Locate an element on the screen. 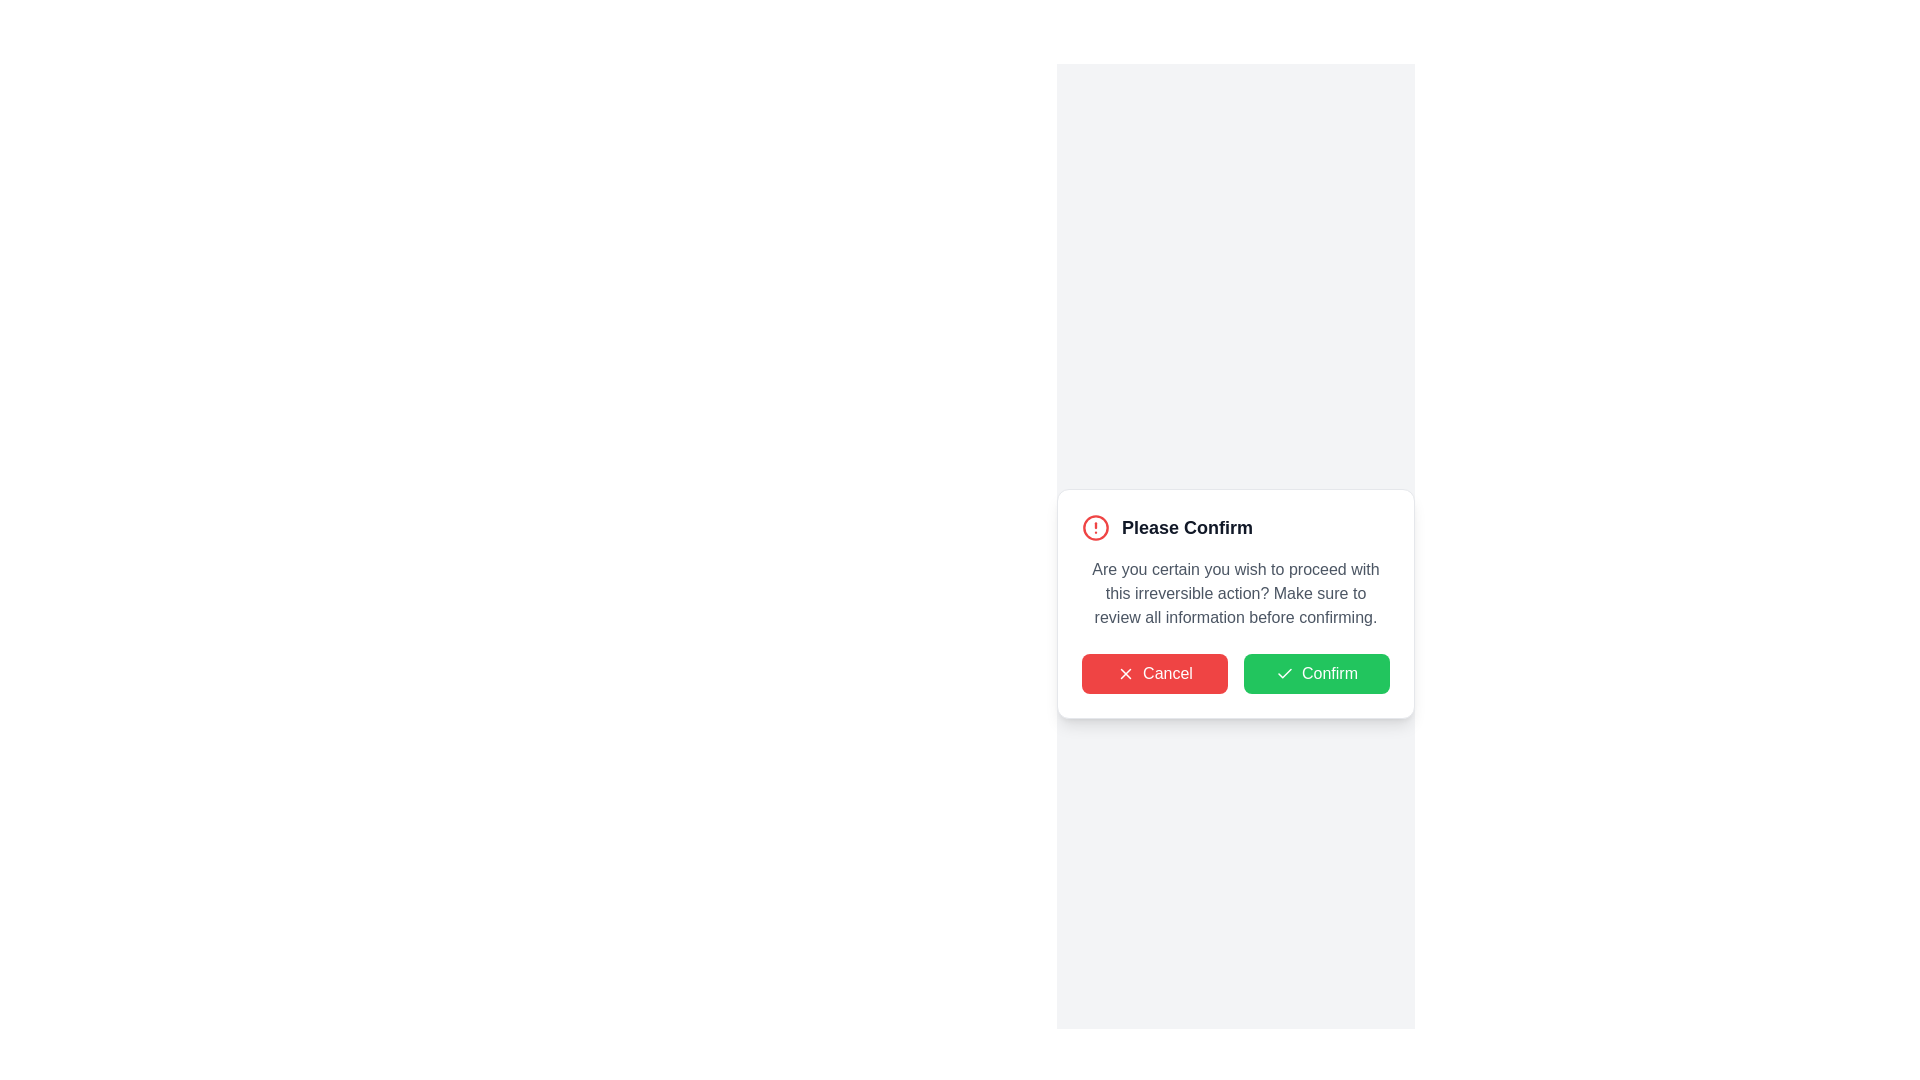  the 'Confirm' button with a bright green background and white text is located at coordinates (1316, 674).